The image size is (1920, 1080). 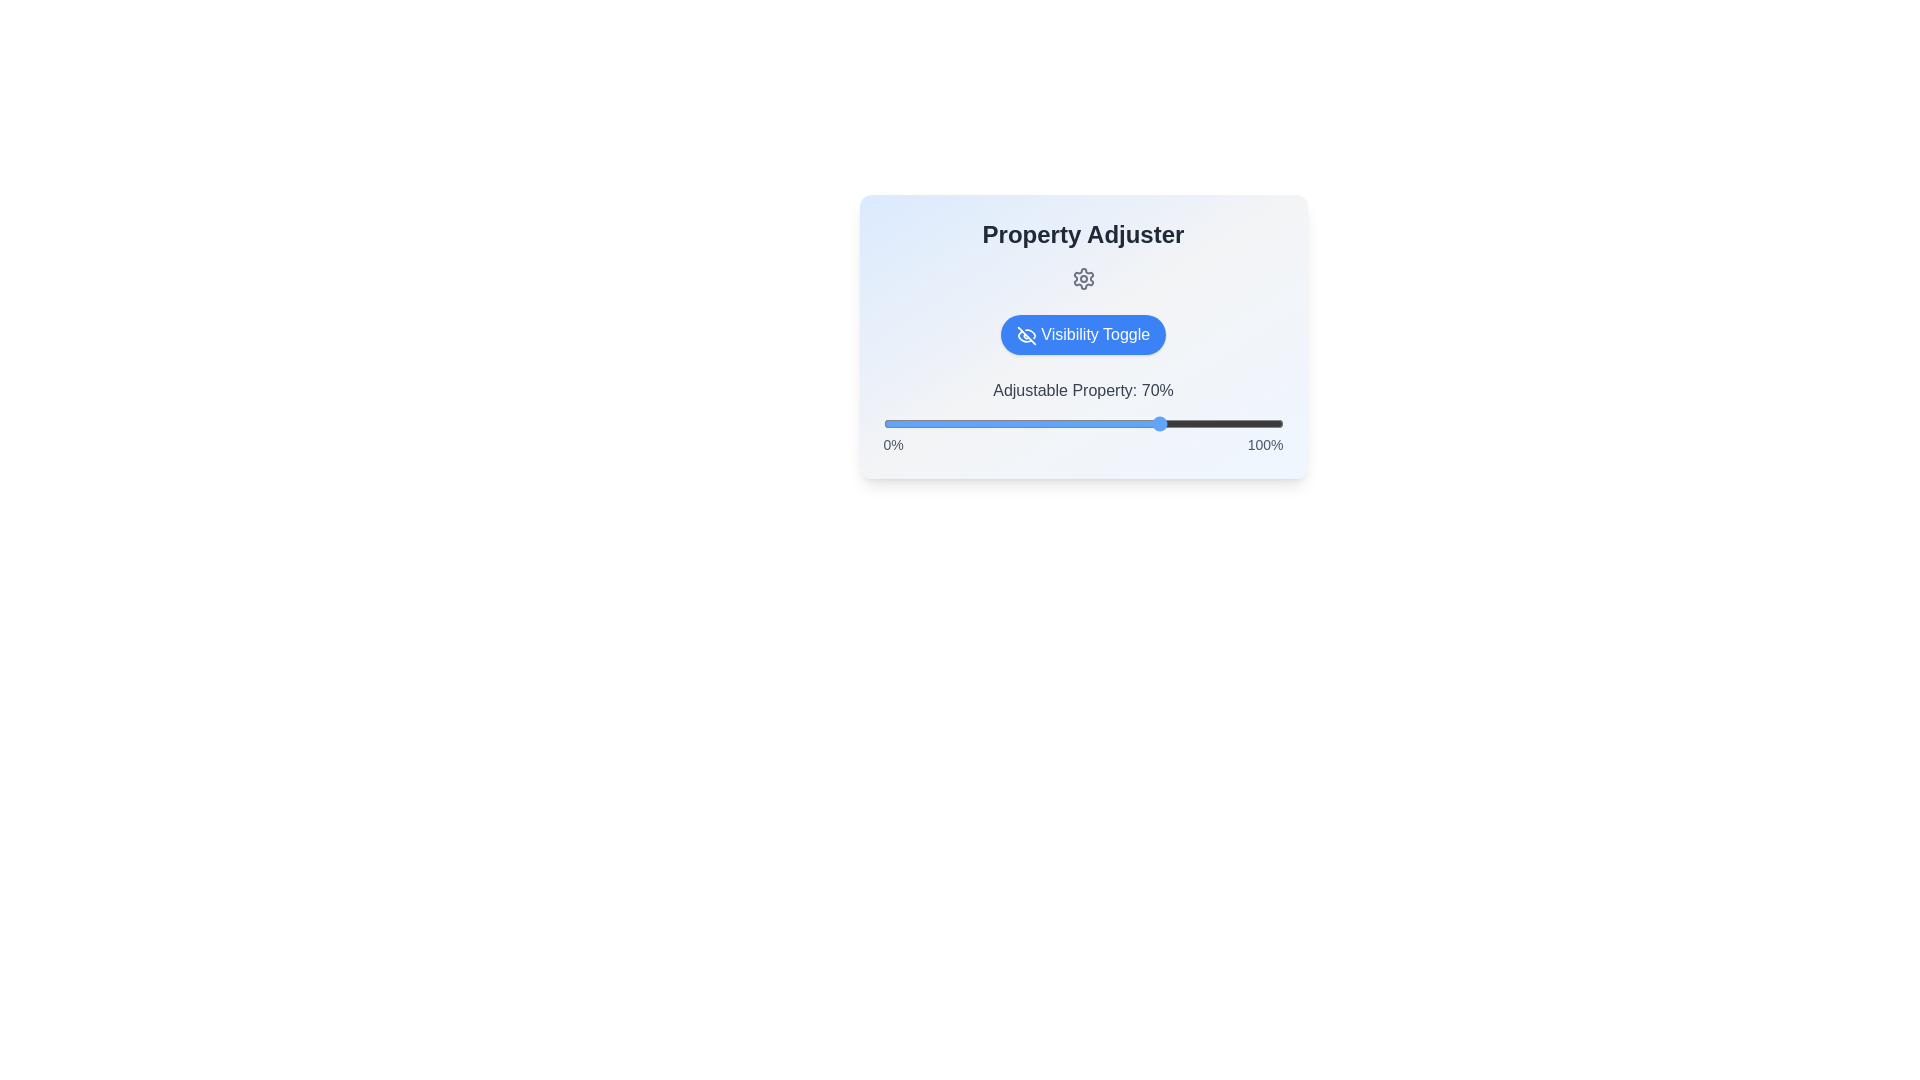 I want to click on 'Visibility Toggle' button to toggle the visibility of the adjustable property section, so click(x=1082, y=334).